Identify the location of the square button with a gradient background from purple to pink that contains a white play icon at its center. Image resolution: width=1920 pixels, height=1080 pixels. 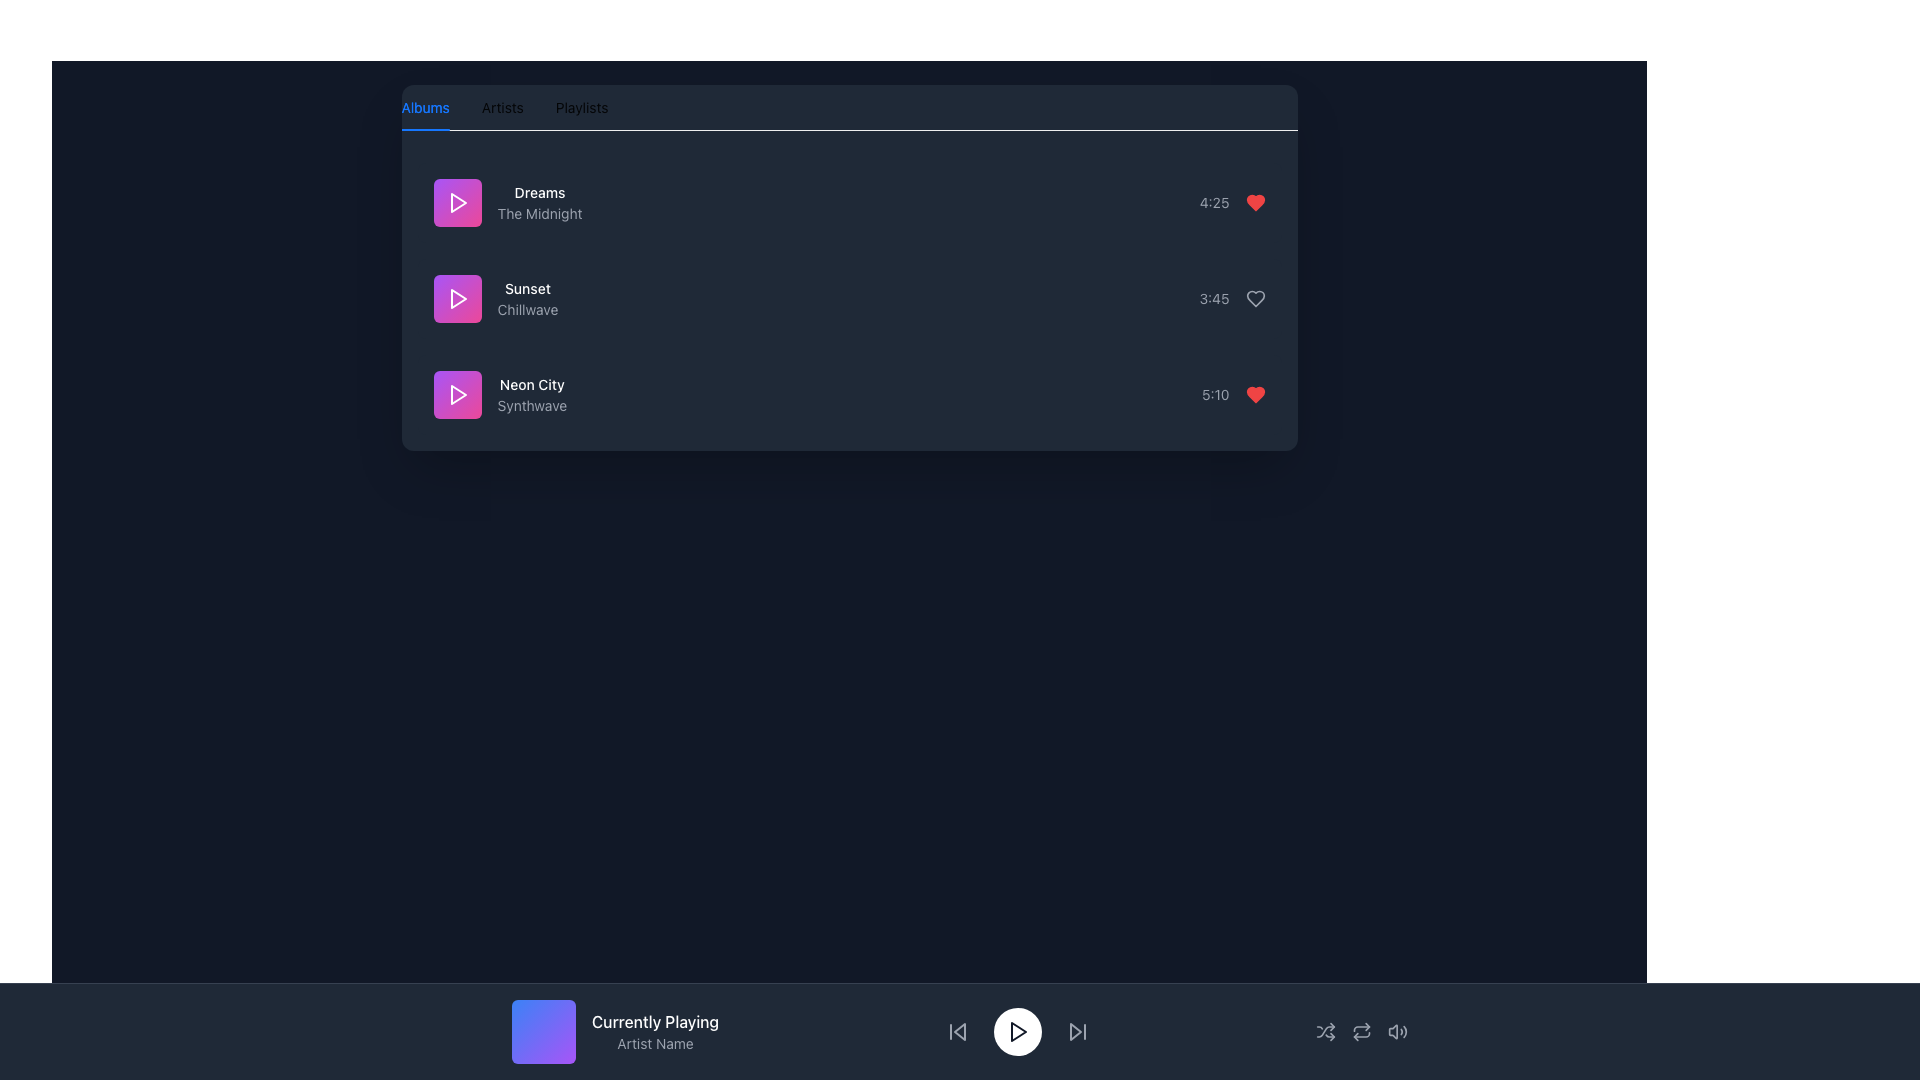
(456, 299).